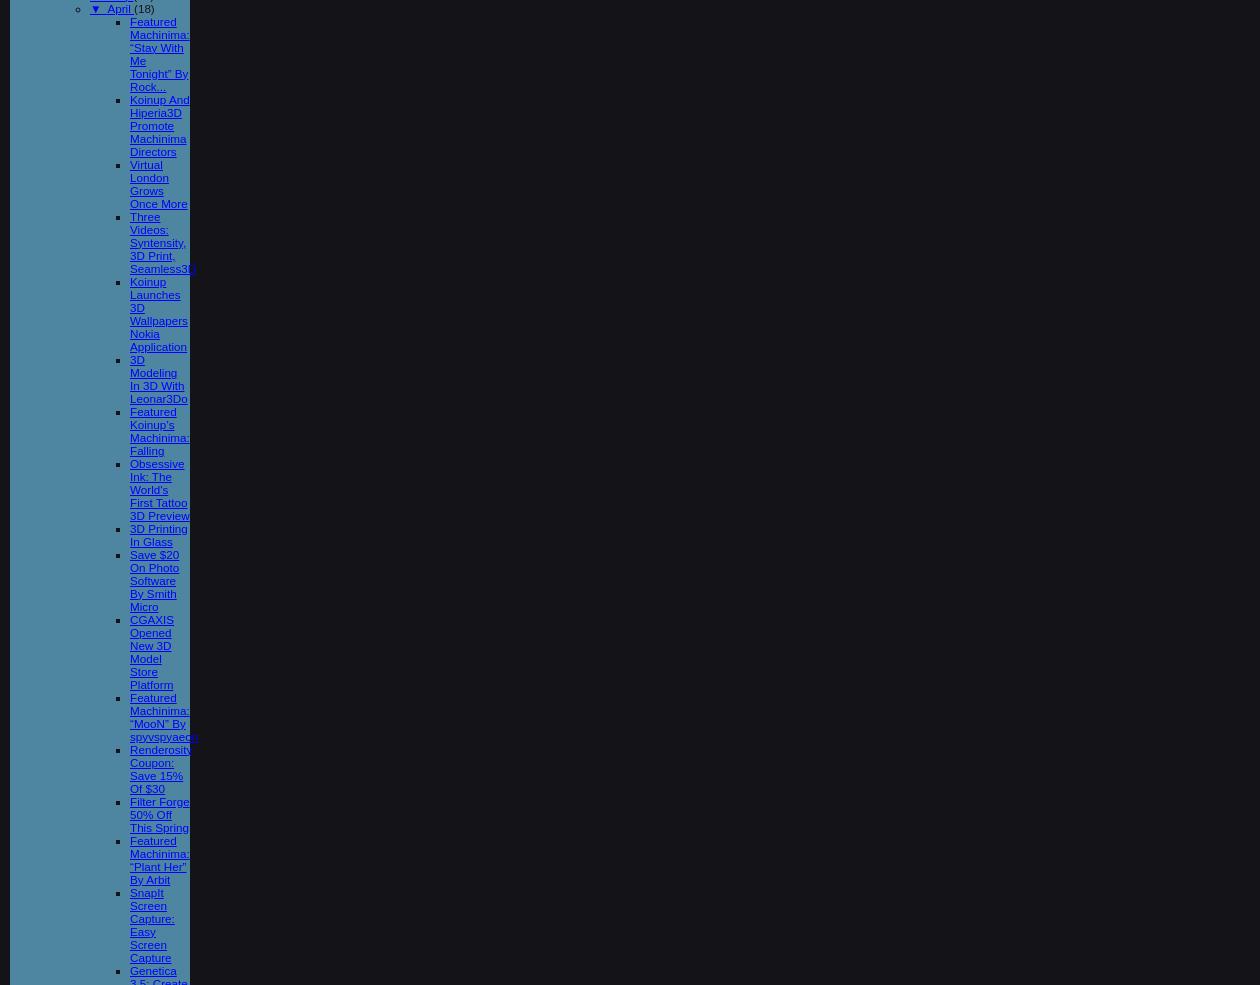 The height and width of the screenshot is (985, 1260). I want to click on 'Filter Forge 50% Off This Spring', so click(159, 812).